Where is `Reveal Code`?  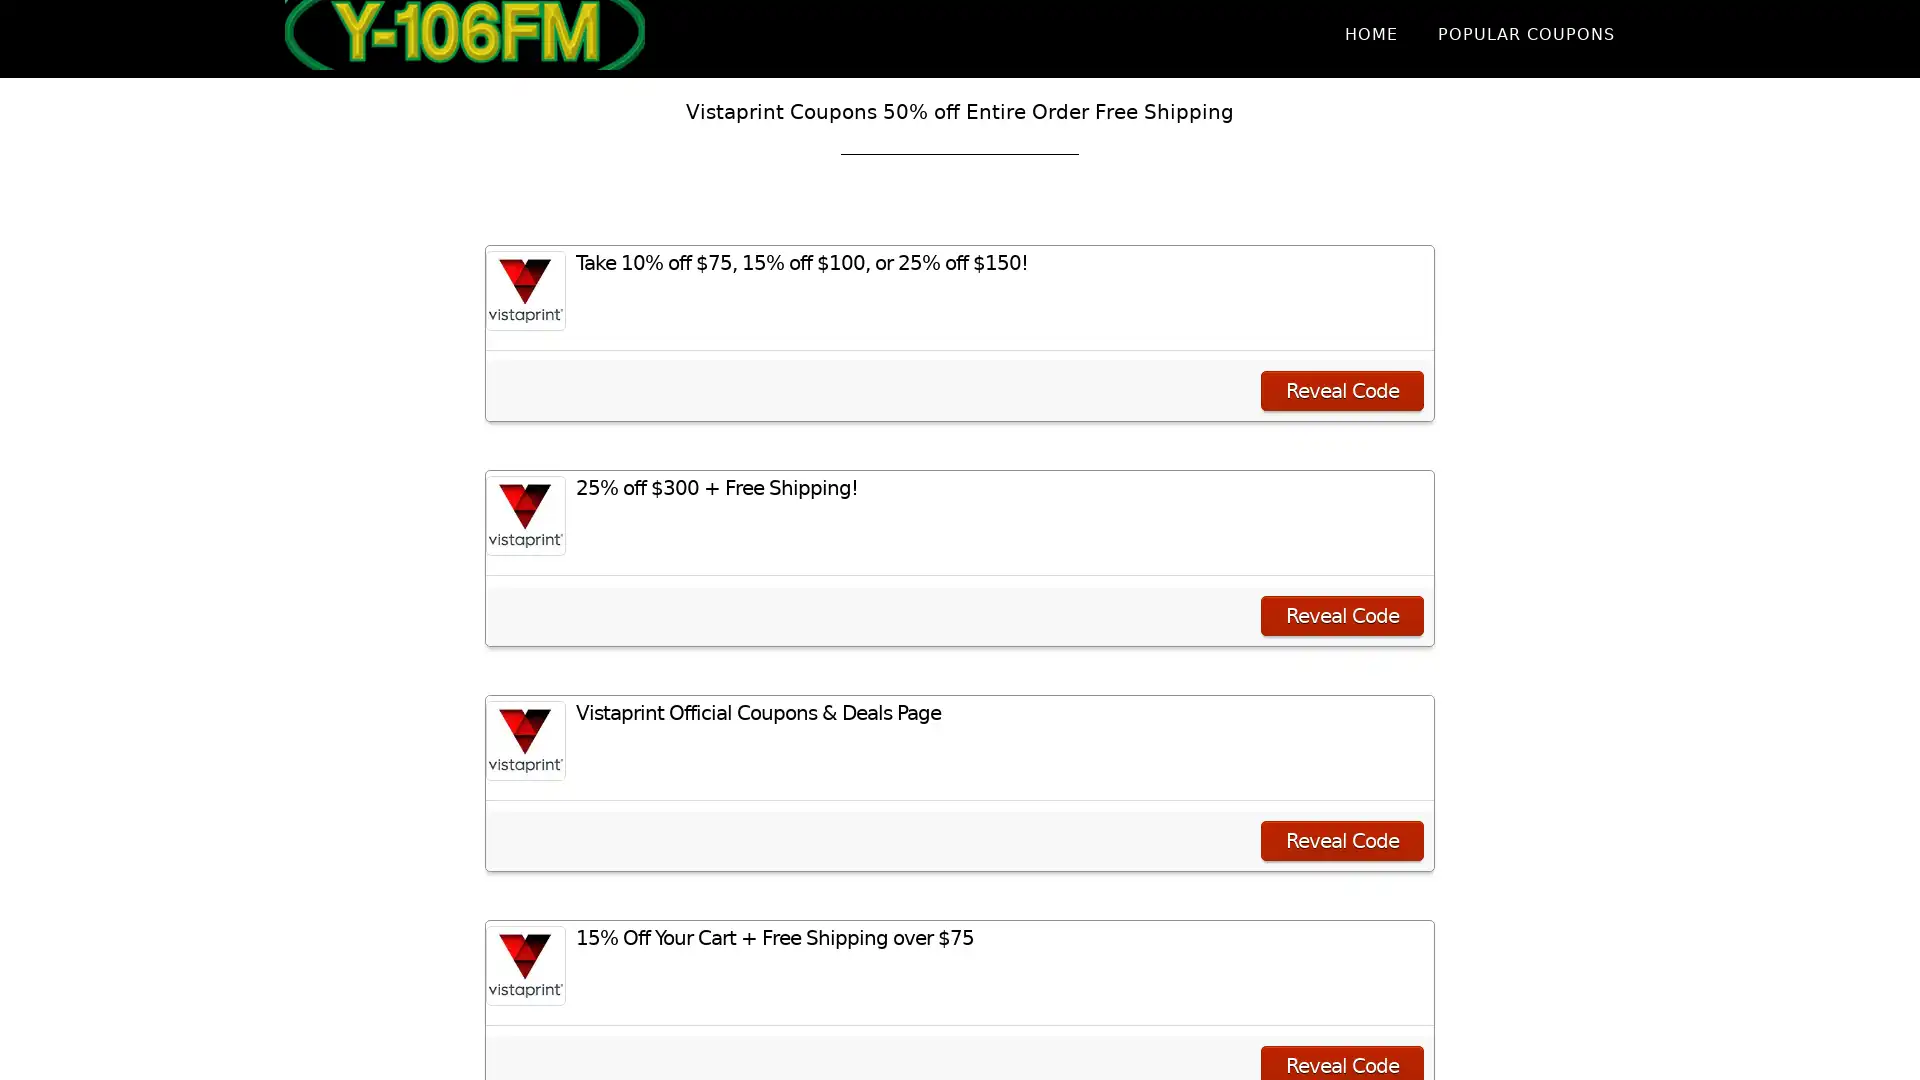
Reveal Code is located at coordinates (1342, 390).